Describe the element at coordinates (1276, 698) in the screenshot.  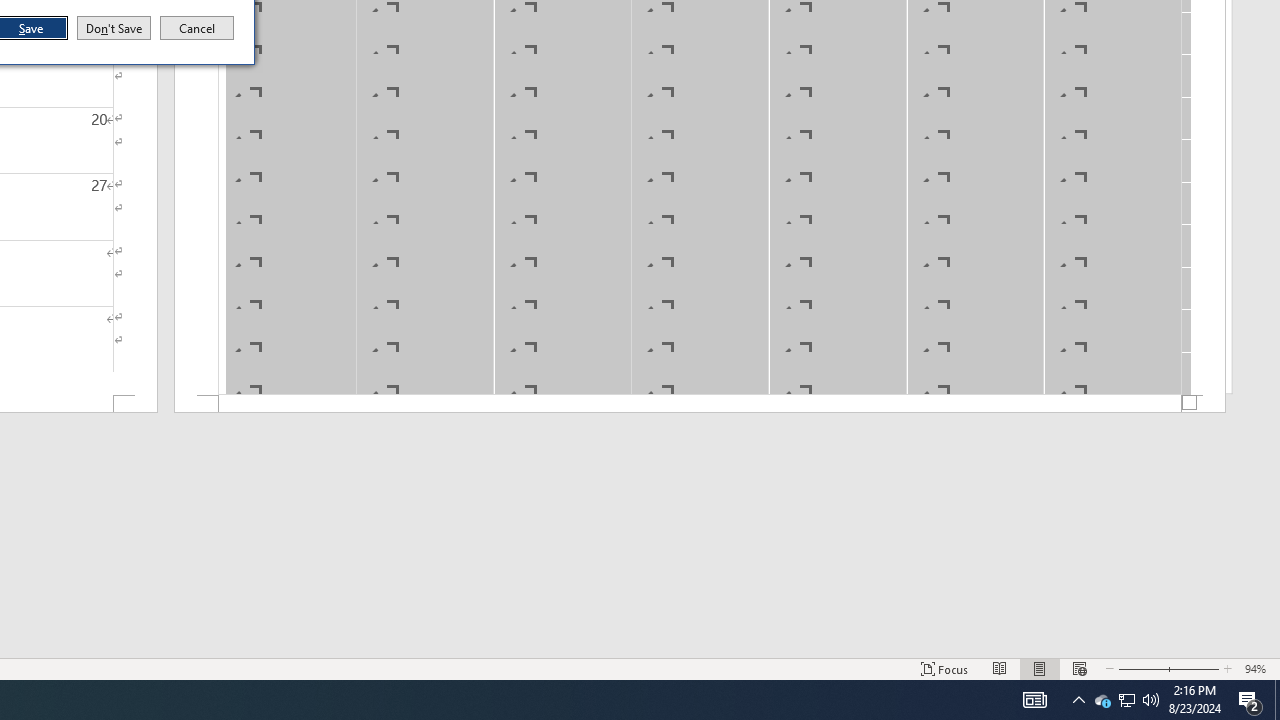
I see `'Show desktop'` at that location.